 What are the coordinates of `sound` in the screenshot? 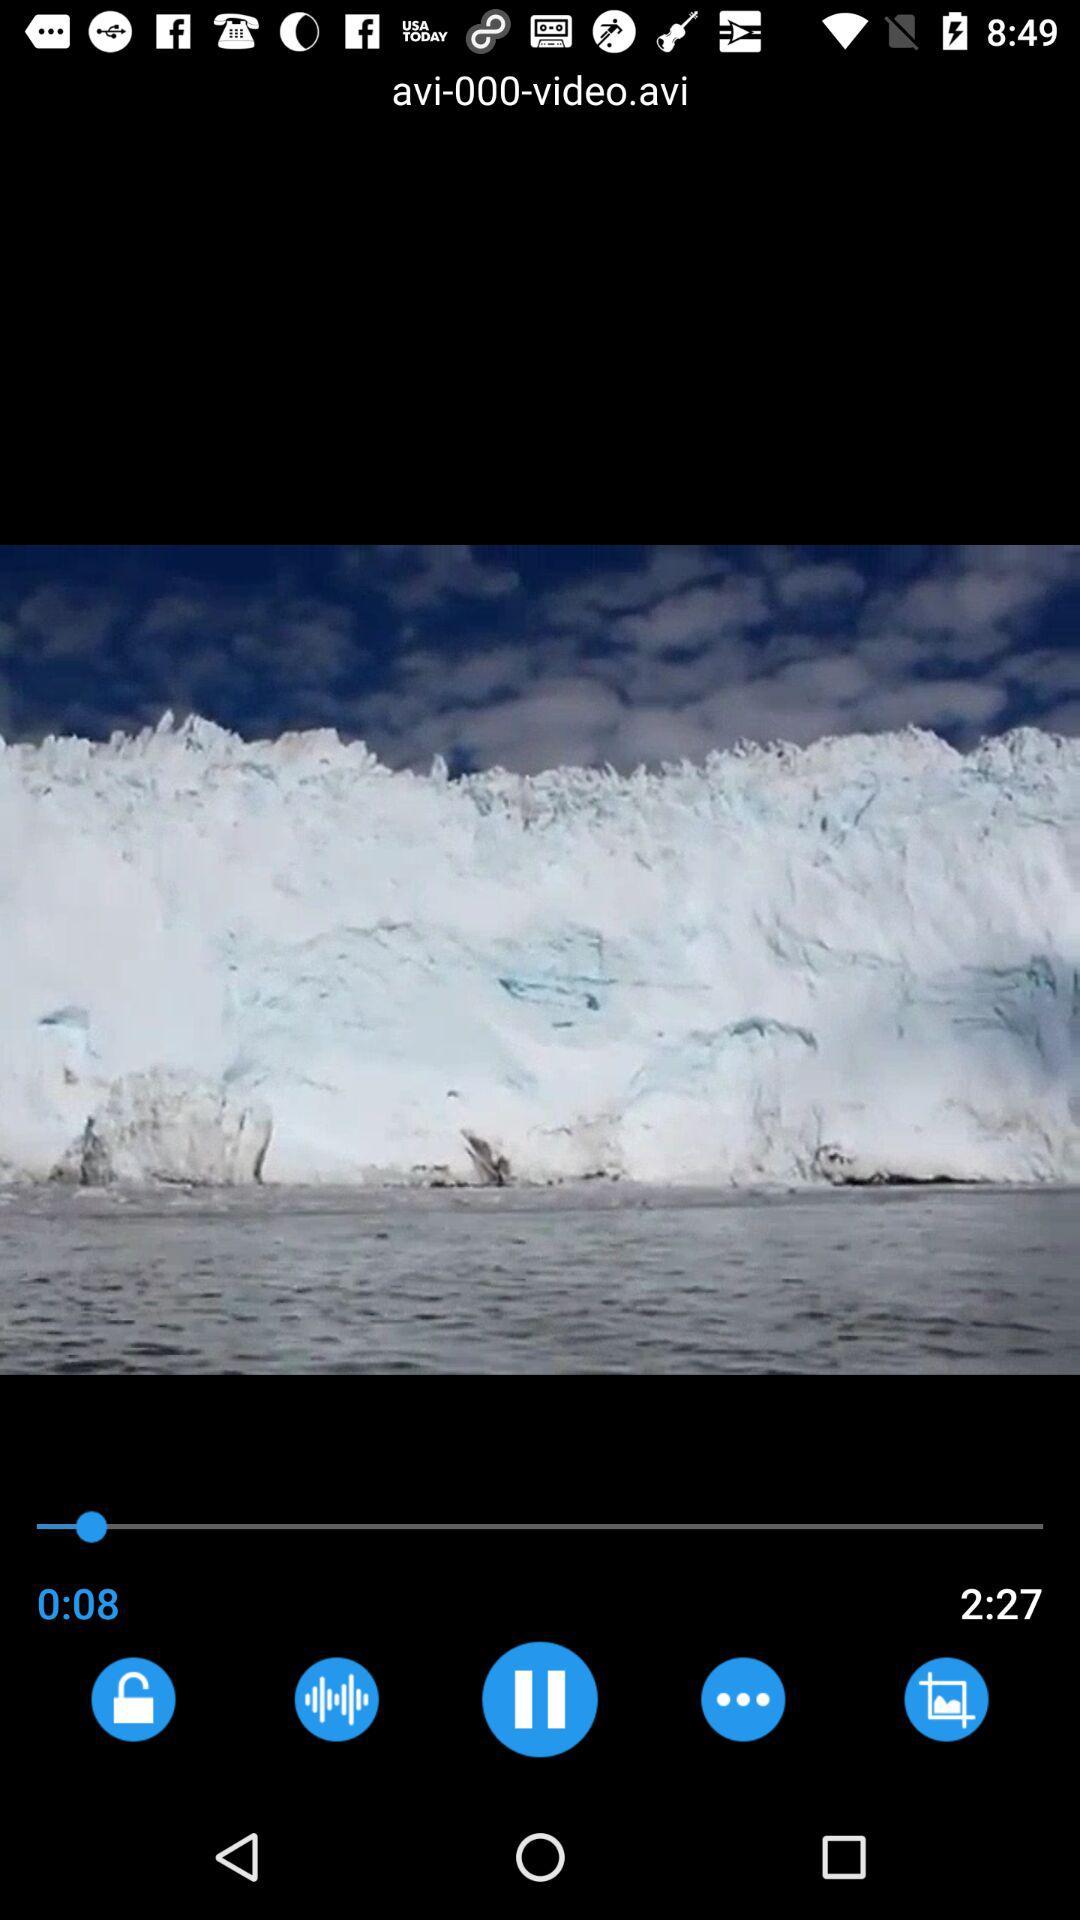 It's located at (538, 1698).